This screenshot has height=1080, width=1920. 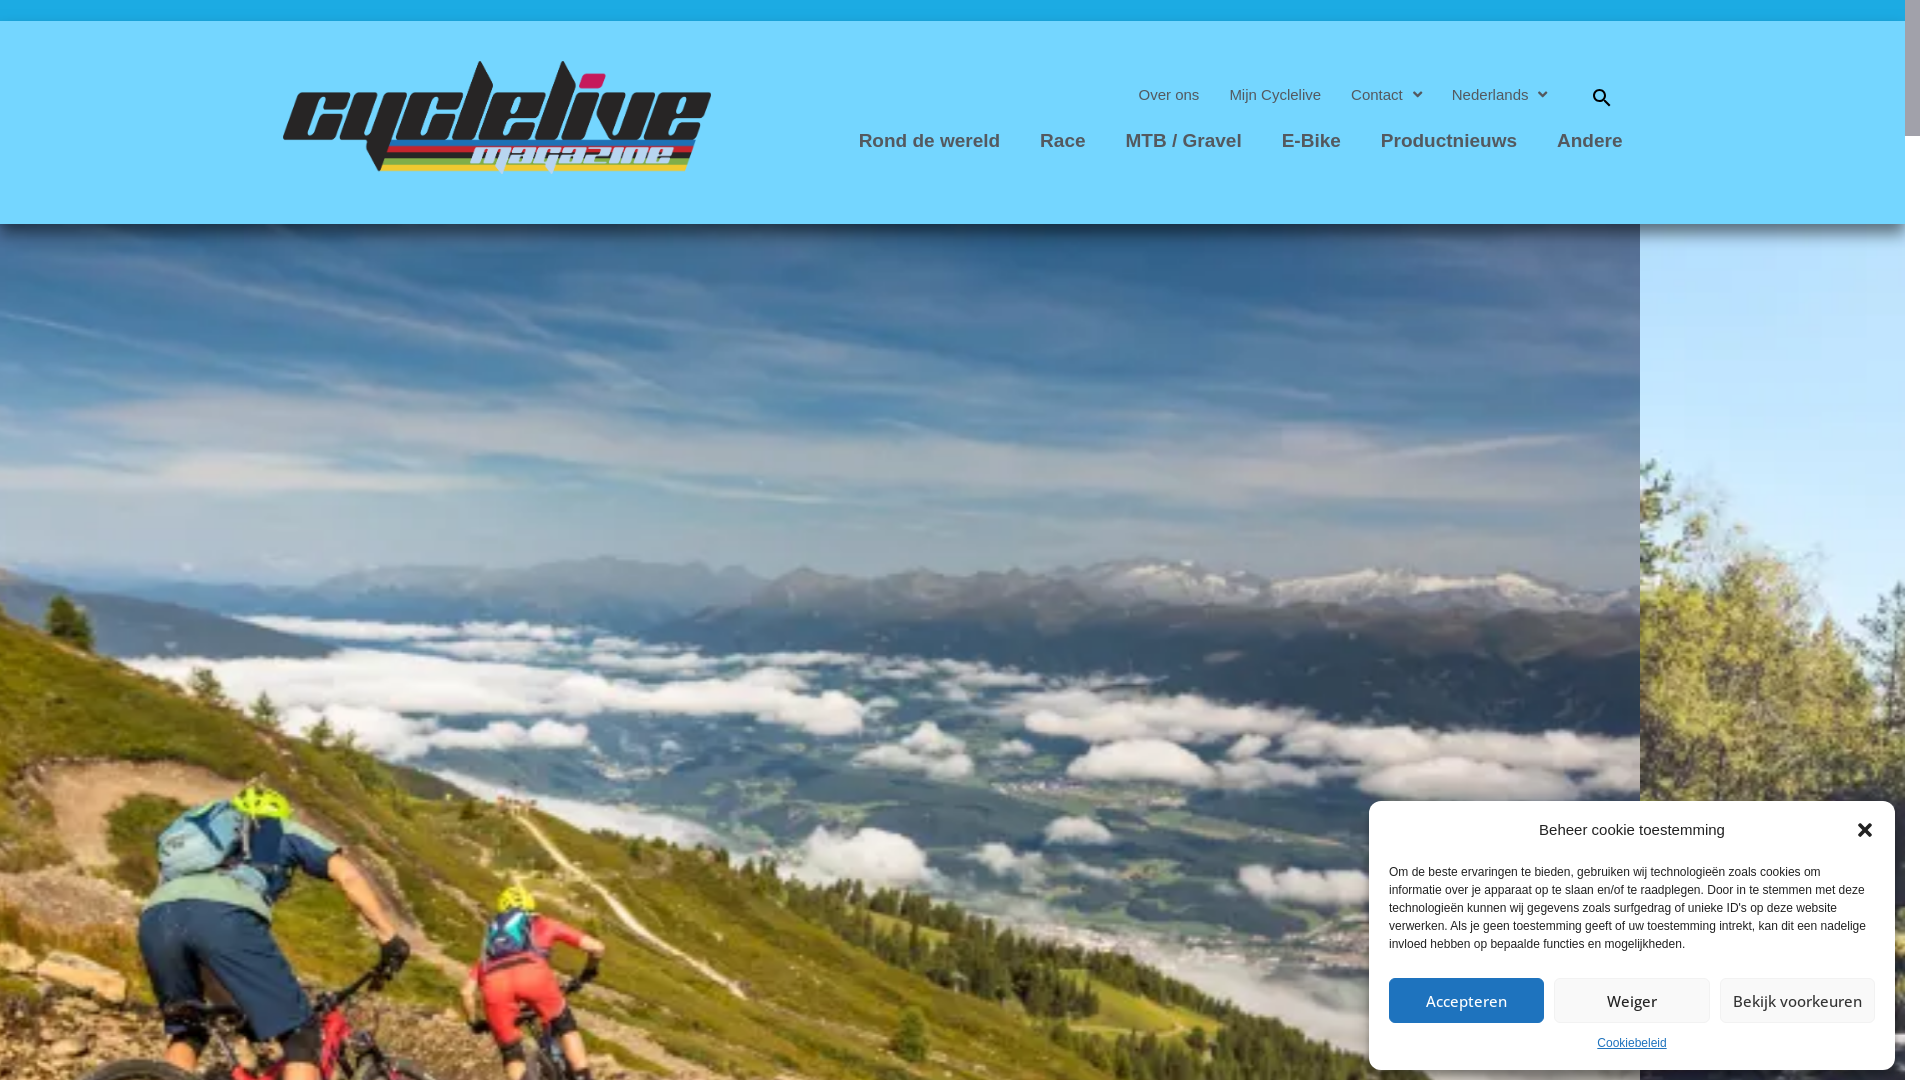 I want to click on 'Mijn Cyclelive', so click(x=1274, y=95).